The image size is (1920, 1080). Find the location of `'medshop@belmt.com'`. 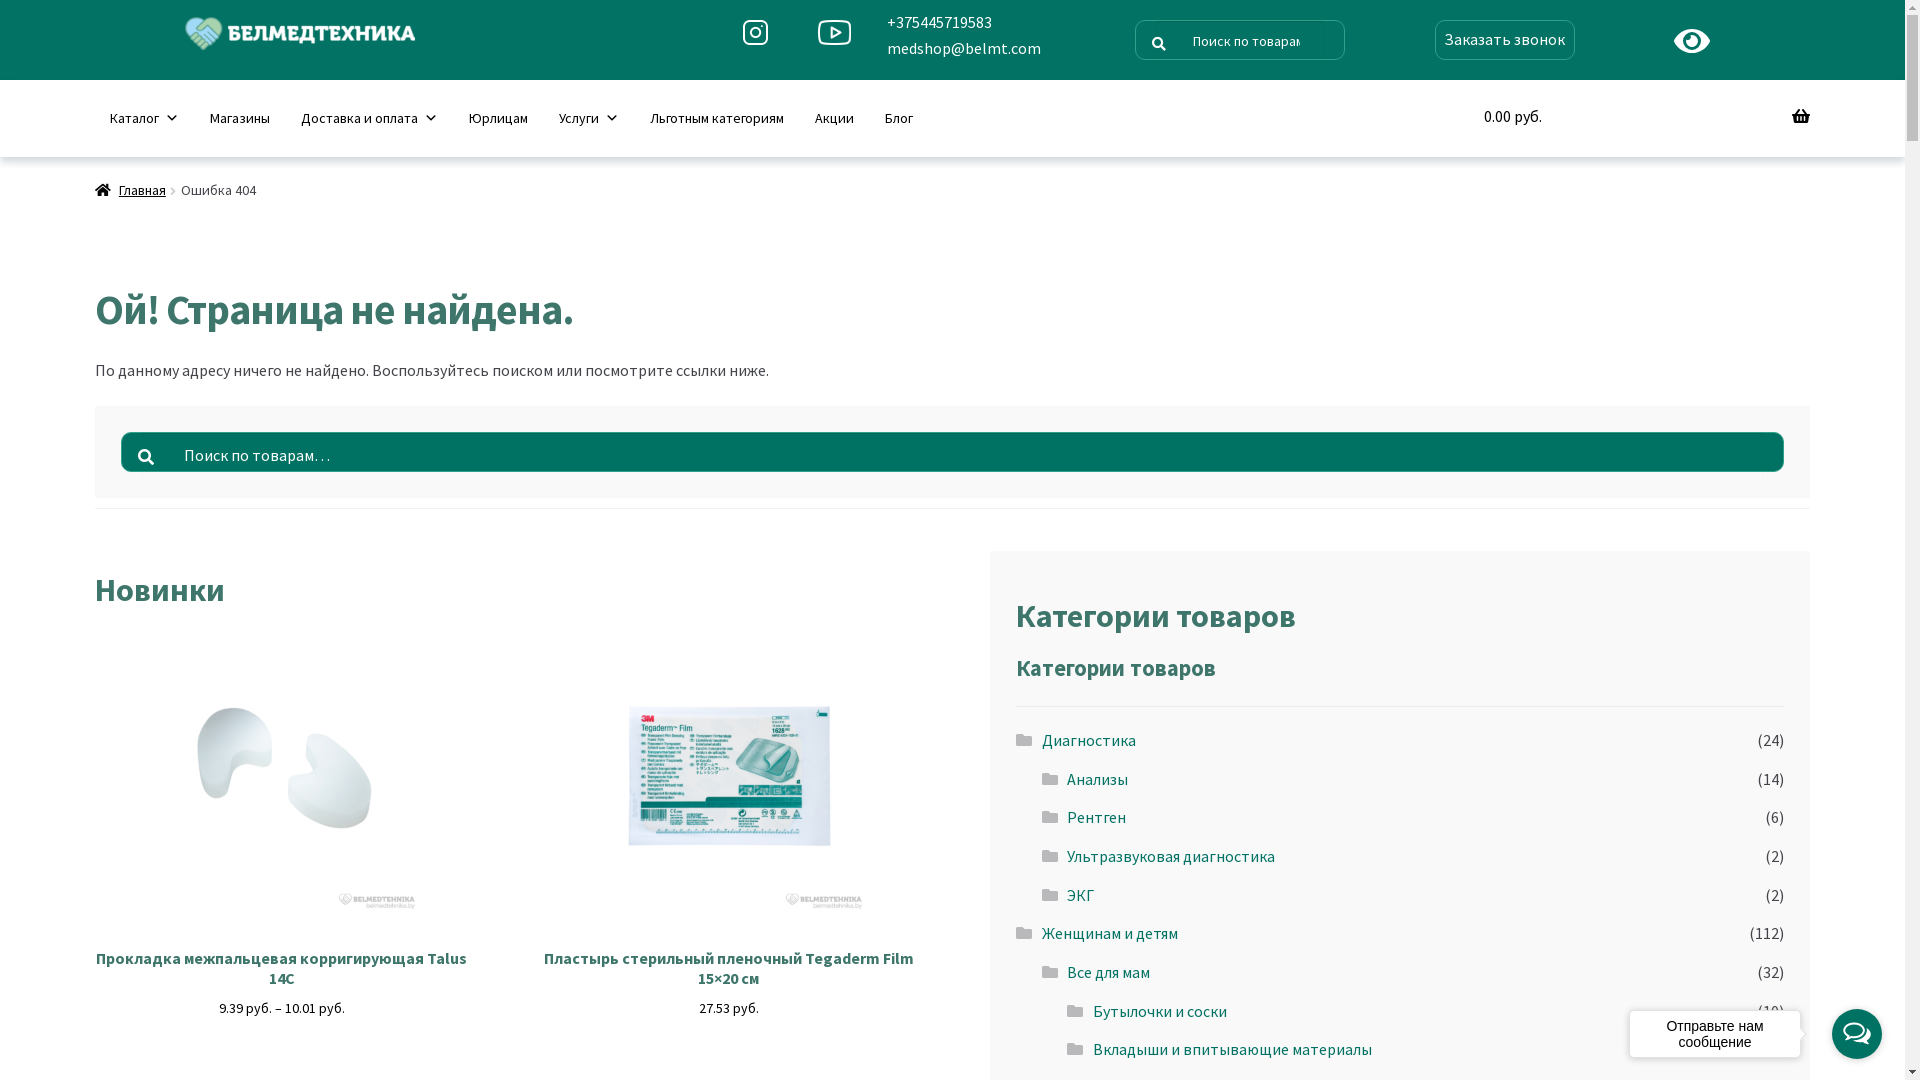

'medshop@belmt.com' is located at coordinates (964, 48).